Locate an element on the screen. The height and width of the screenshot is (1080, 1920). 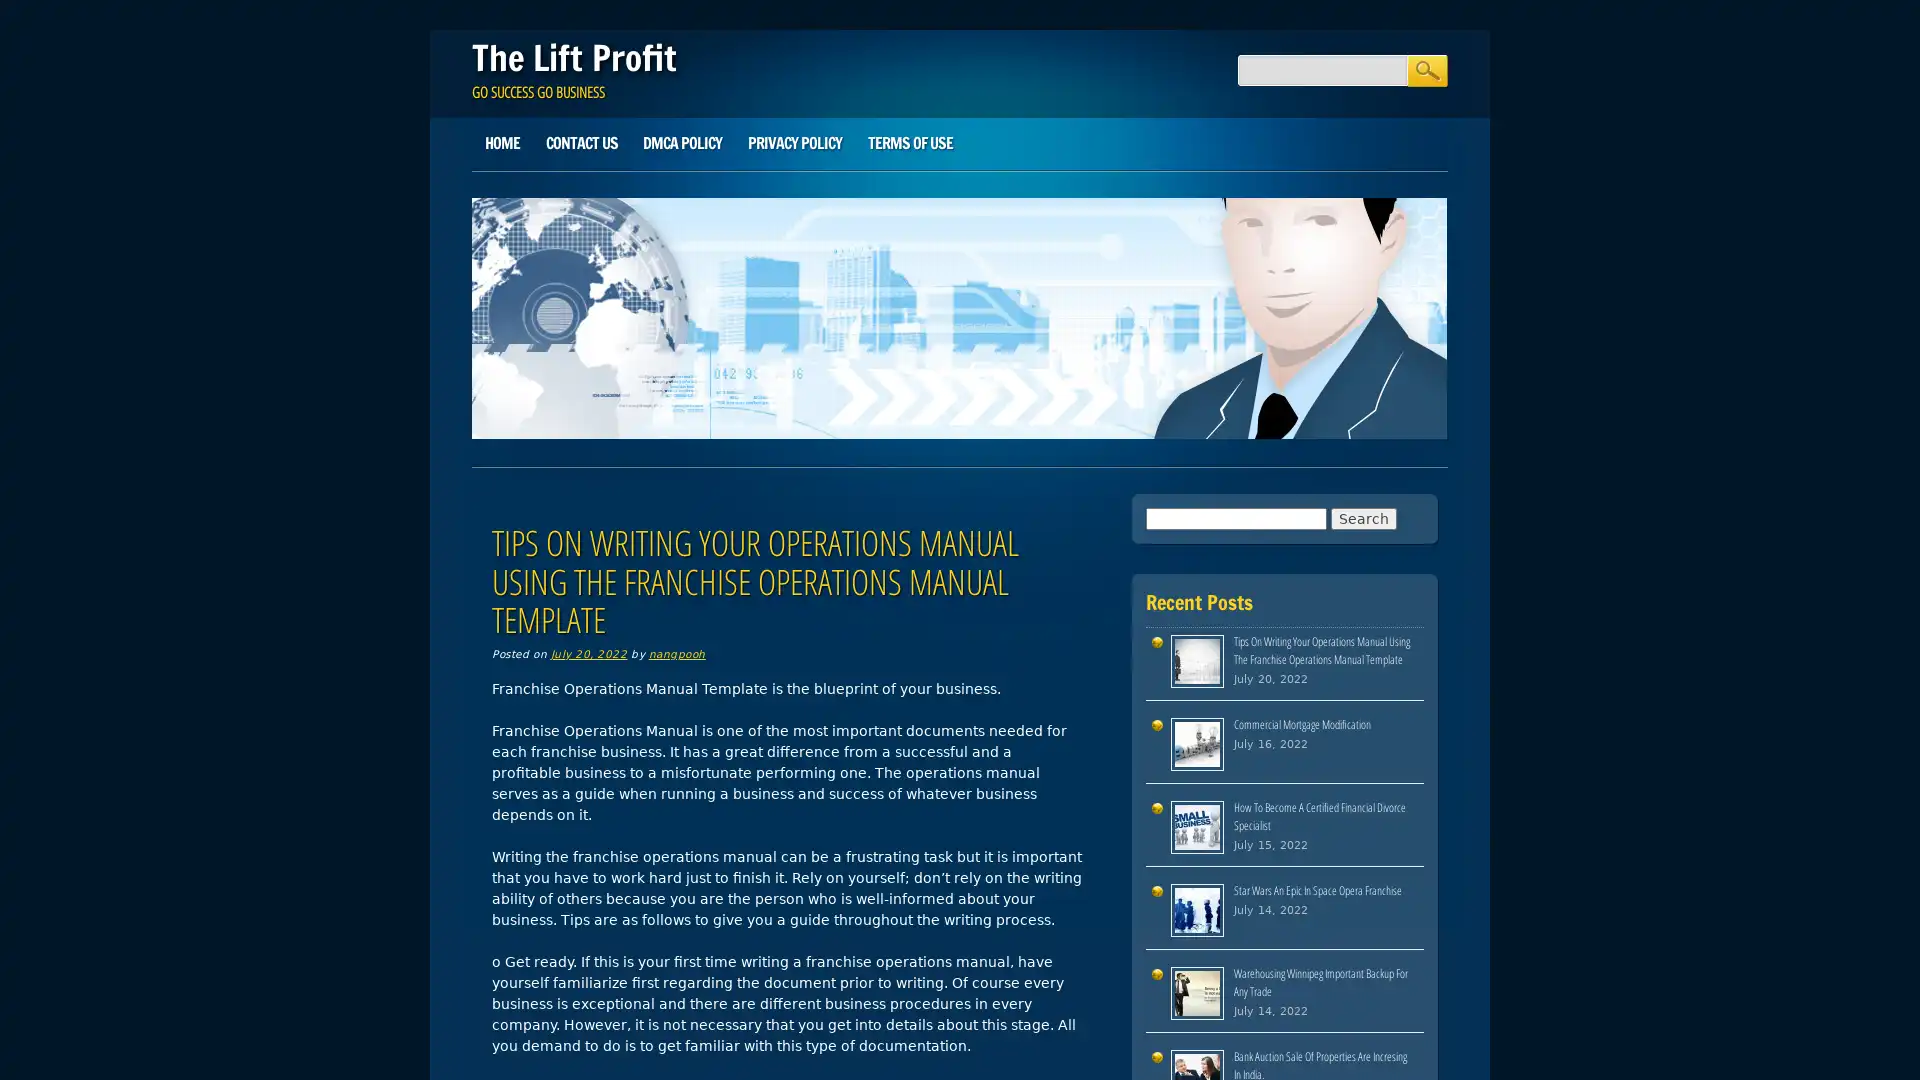
Search is located at coordinates (1362, 516).